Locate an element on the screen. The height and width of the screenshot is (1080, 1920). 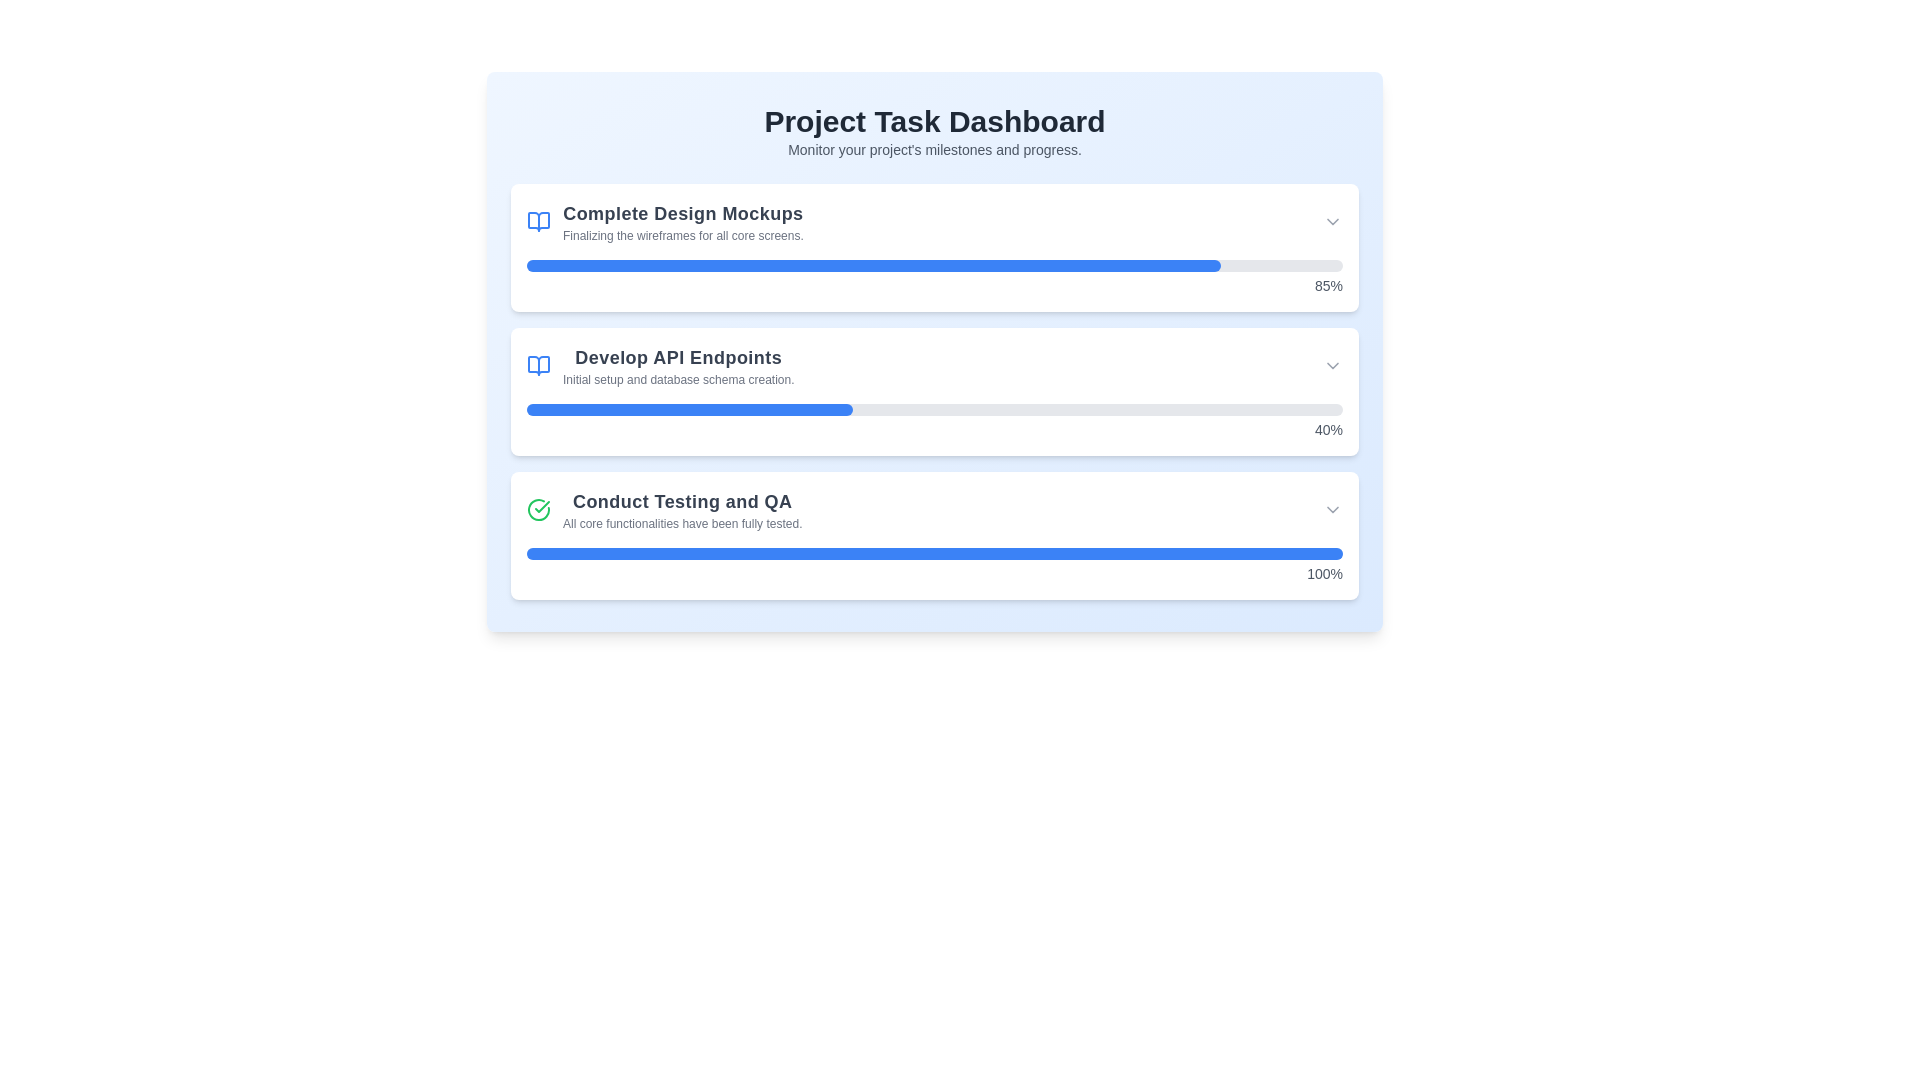
the progress bar indicating task completion percentage in the 'Conduct Testing and QA' task card, located below the subtitle 'All core functionalities have been fully tested.' is located at coordinates (934, 566).